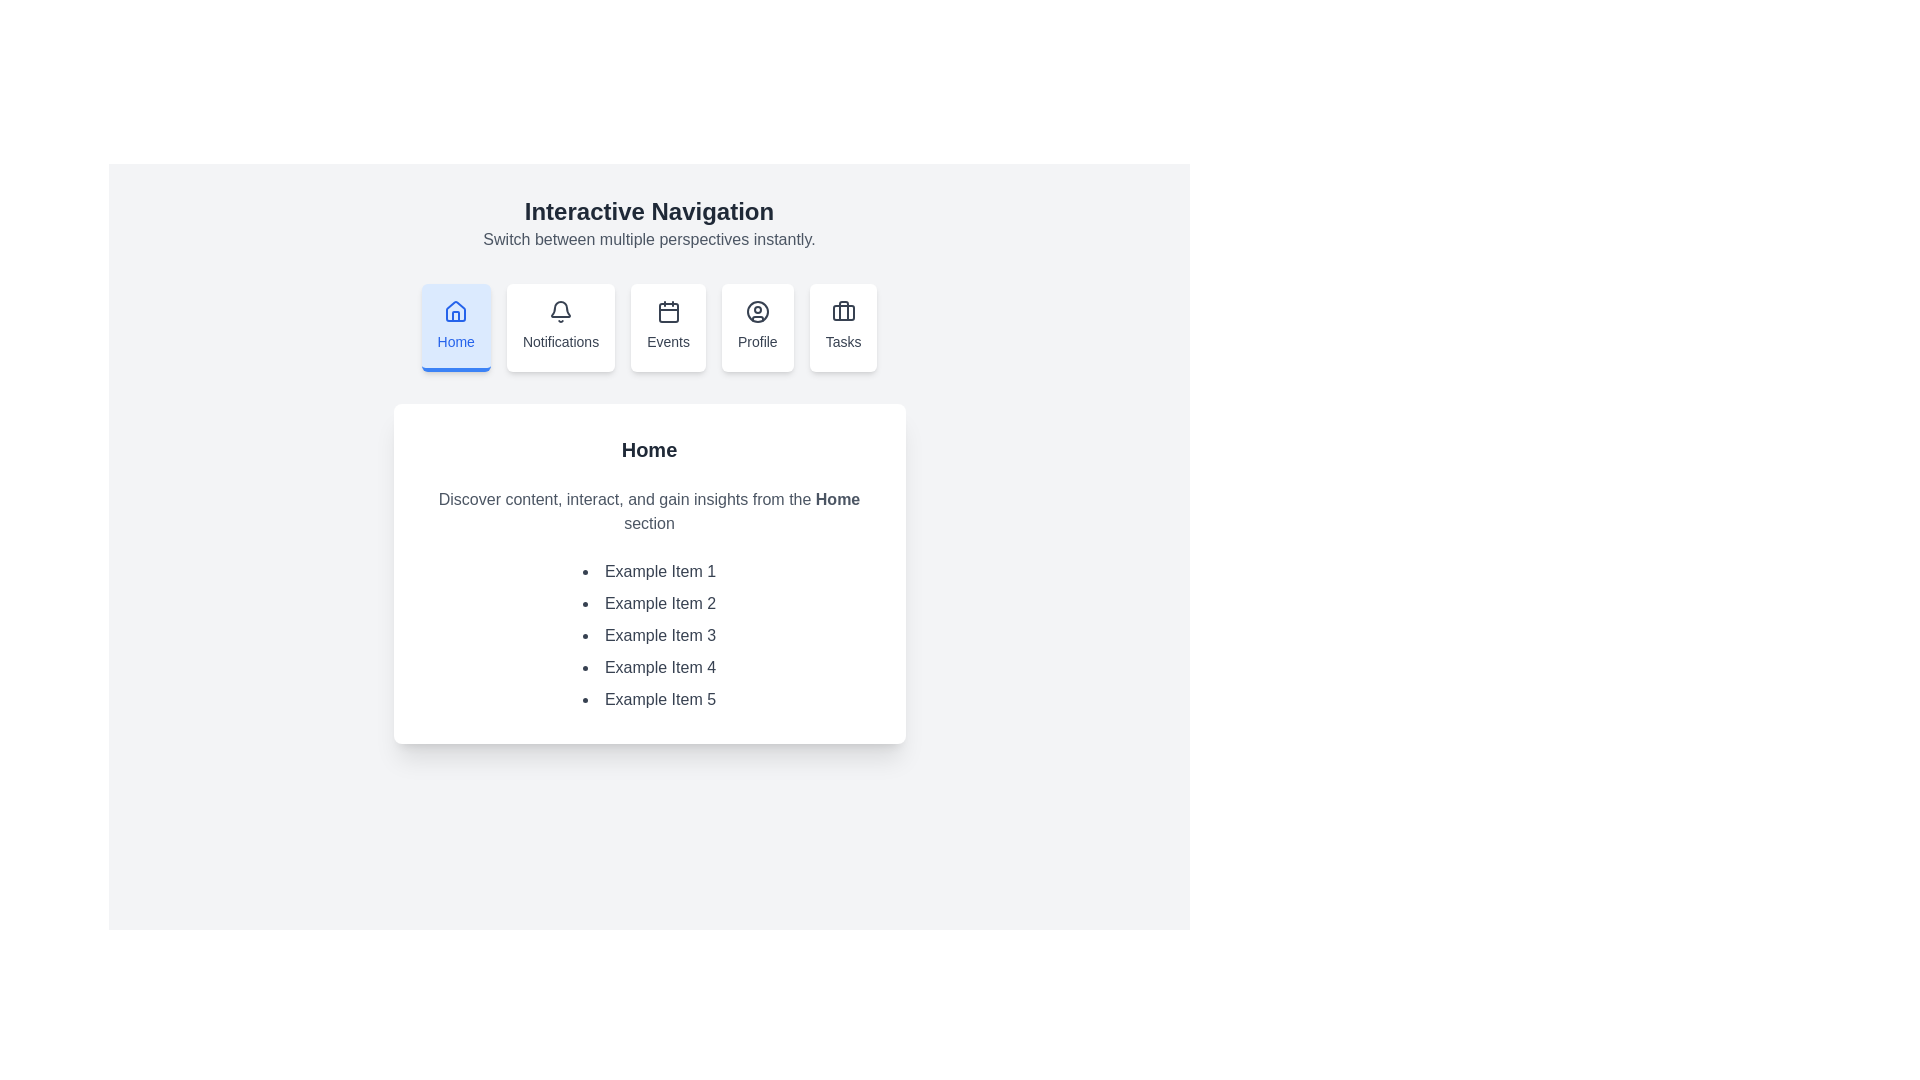 Image resolution: width=1920 pixels, height=1080 pixels. Describe the element at coordinates (649, 326) in the screenshot. I see `the individual navigation buttons in the navigation bar located centrally at the top of the interface` at that location.